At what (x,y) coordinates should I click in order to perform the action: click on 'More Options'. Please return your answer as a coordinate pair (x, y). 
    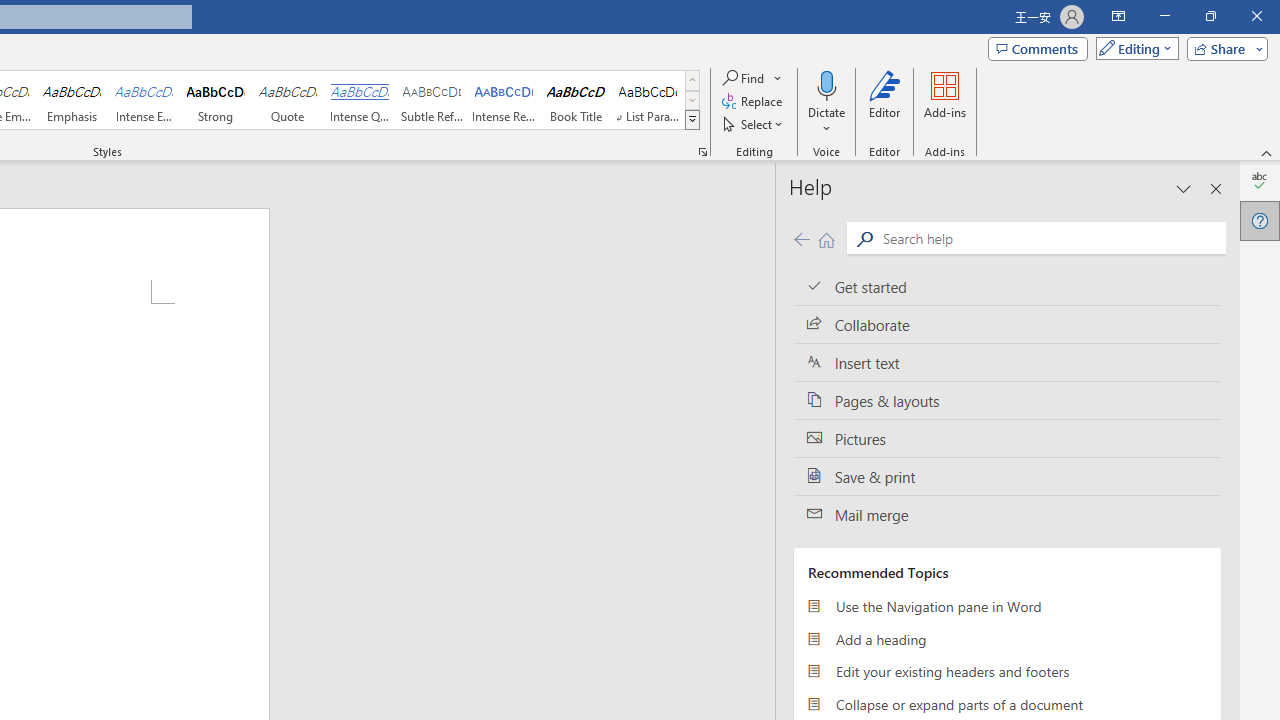
    Looking at the image, I should click on (826, 121).